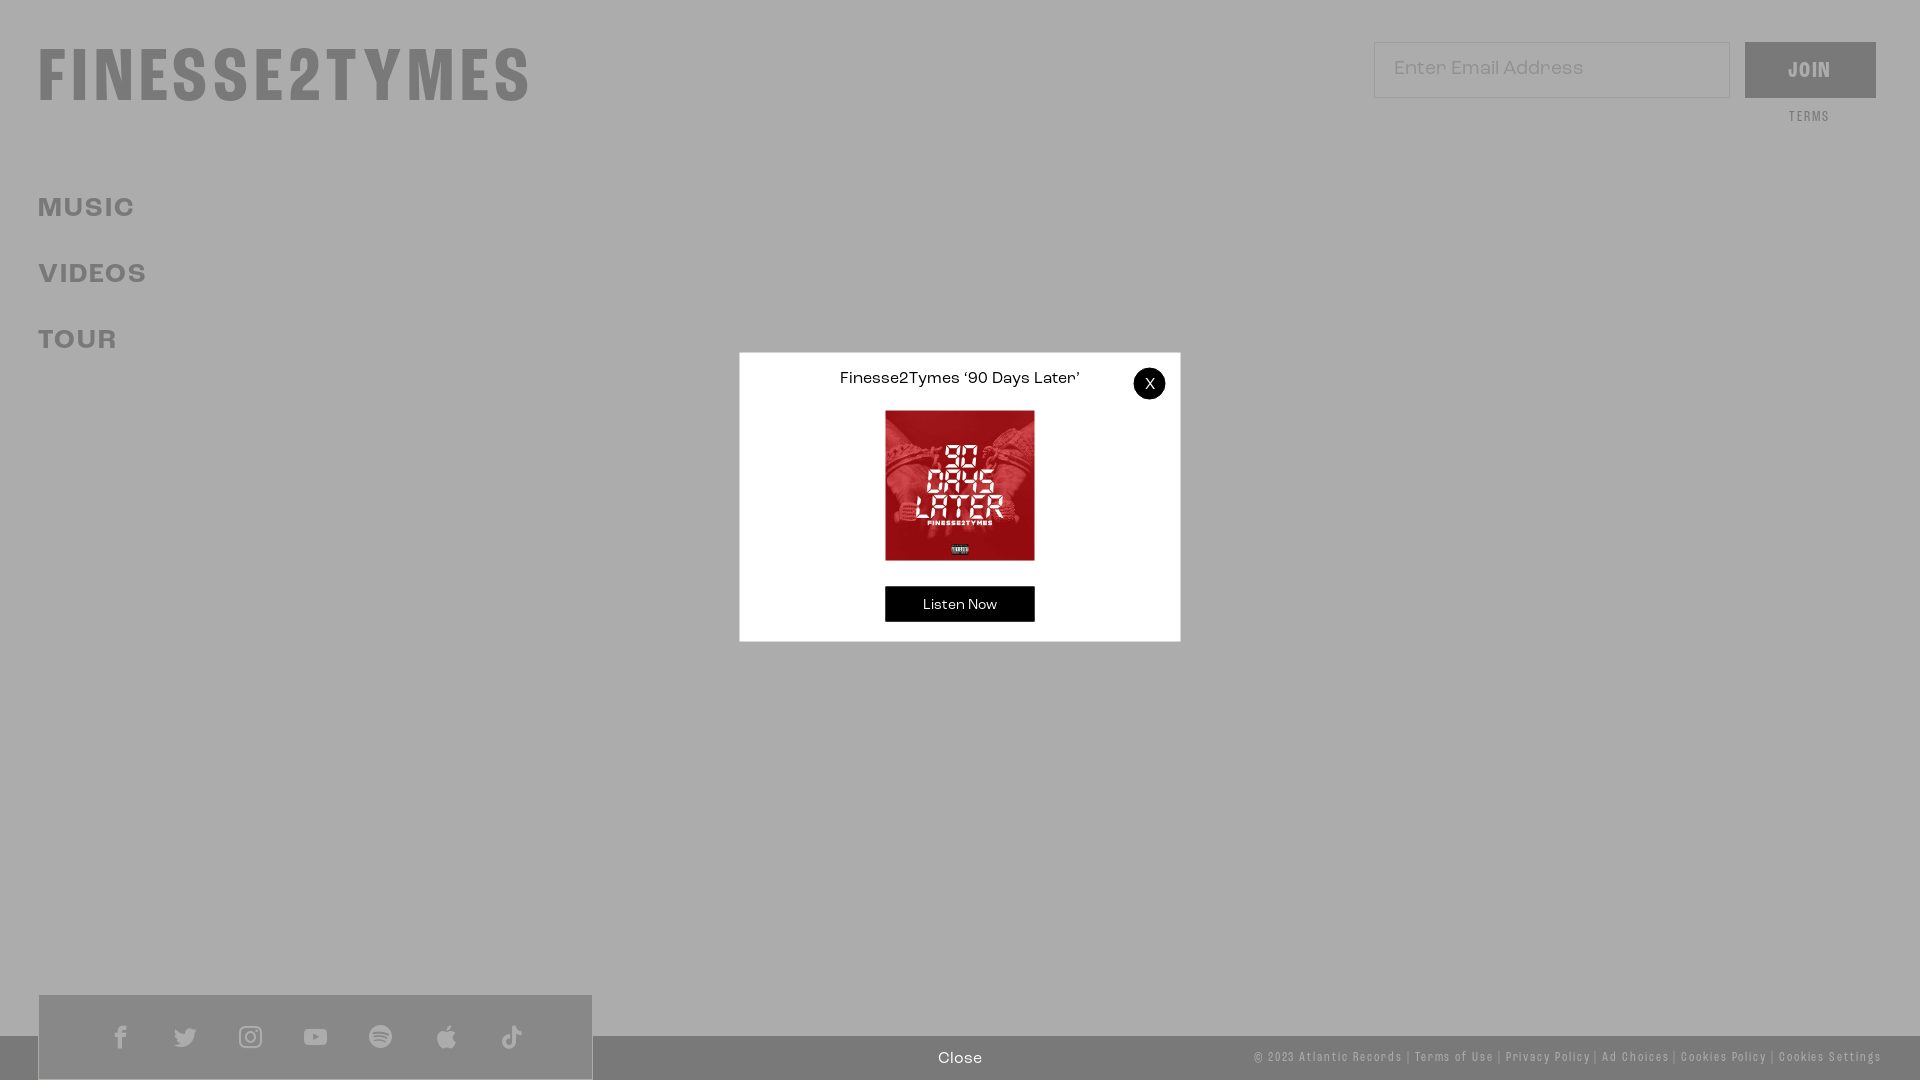  I want to click on 'Terms of Use', so click(1454, 1056).